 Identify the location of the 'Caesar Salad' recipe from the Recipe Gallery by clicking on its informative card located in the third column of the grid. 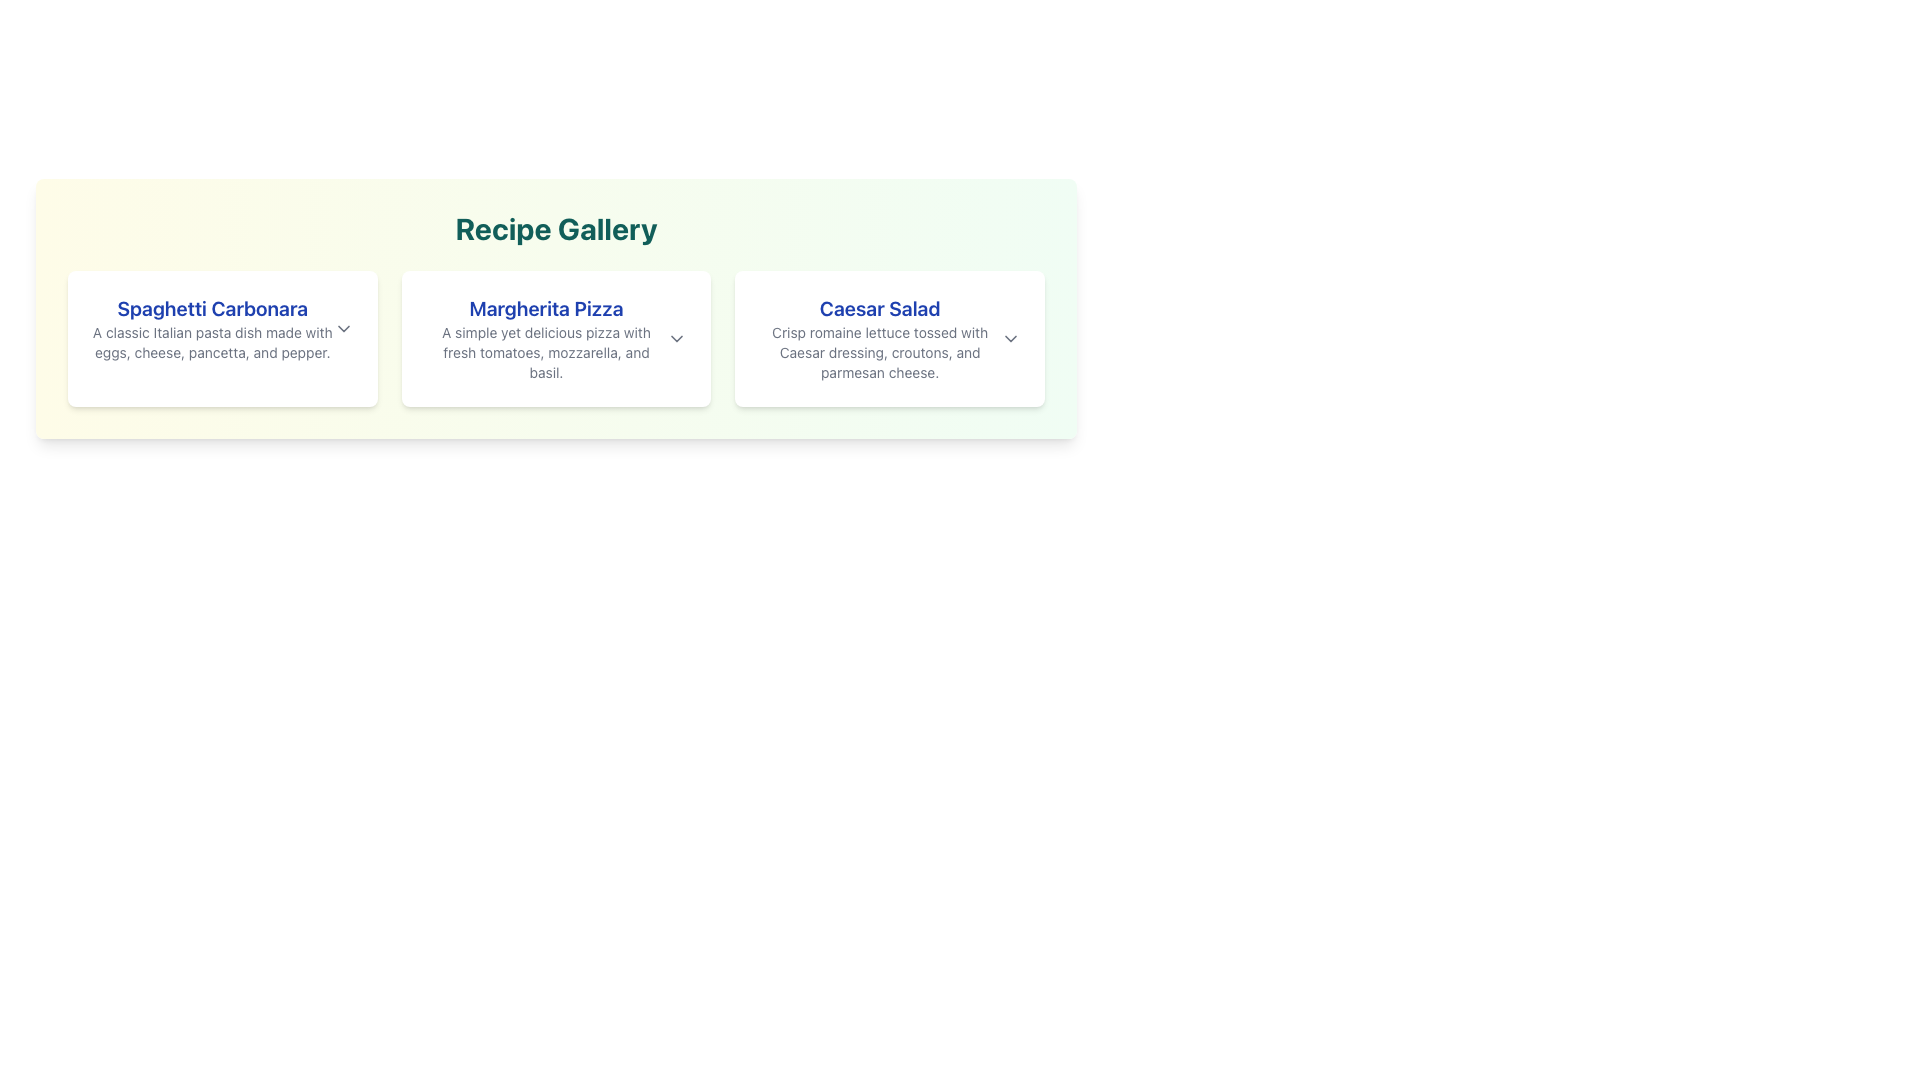
(879, 338).